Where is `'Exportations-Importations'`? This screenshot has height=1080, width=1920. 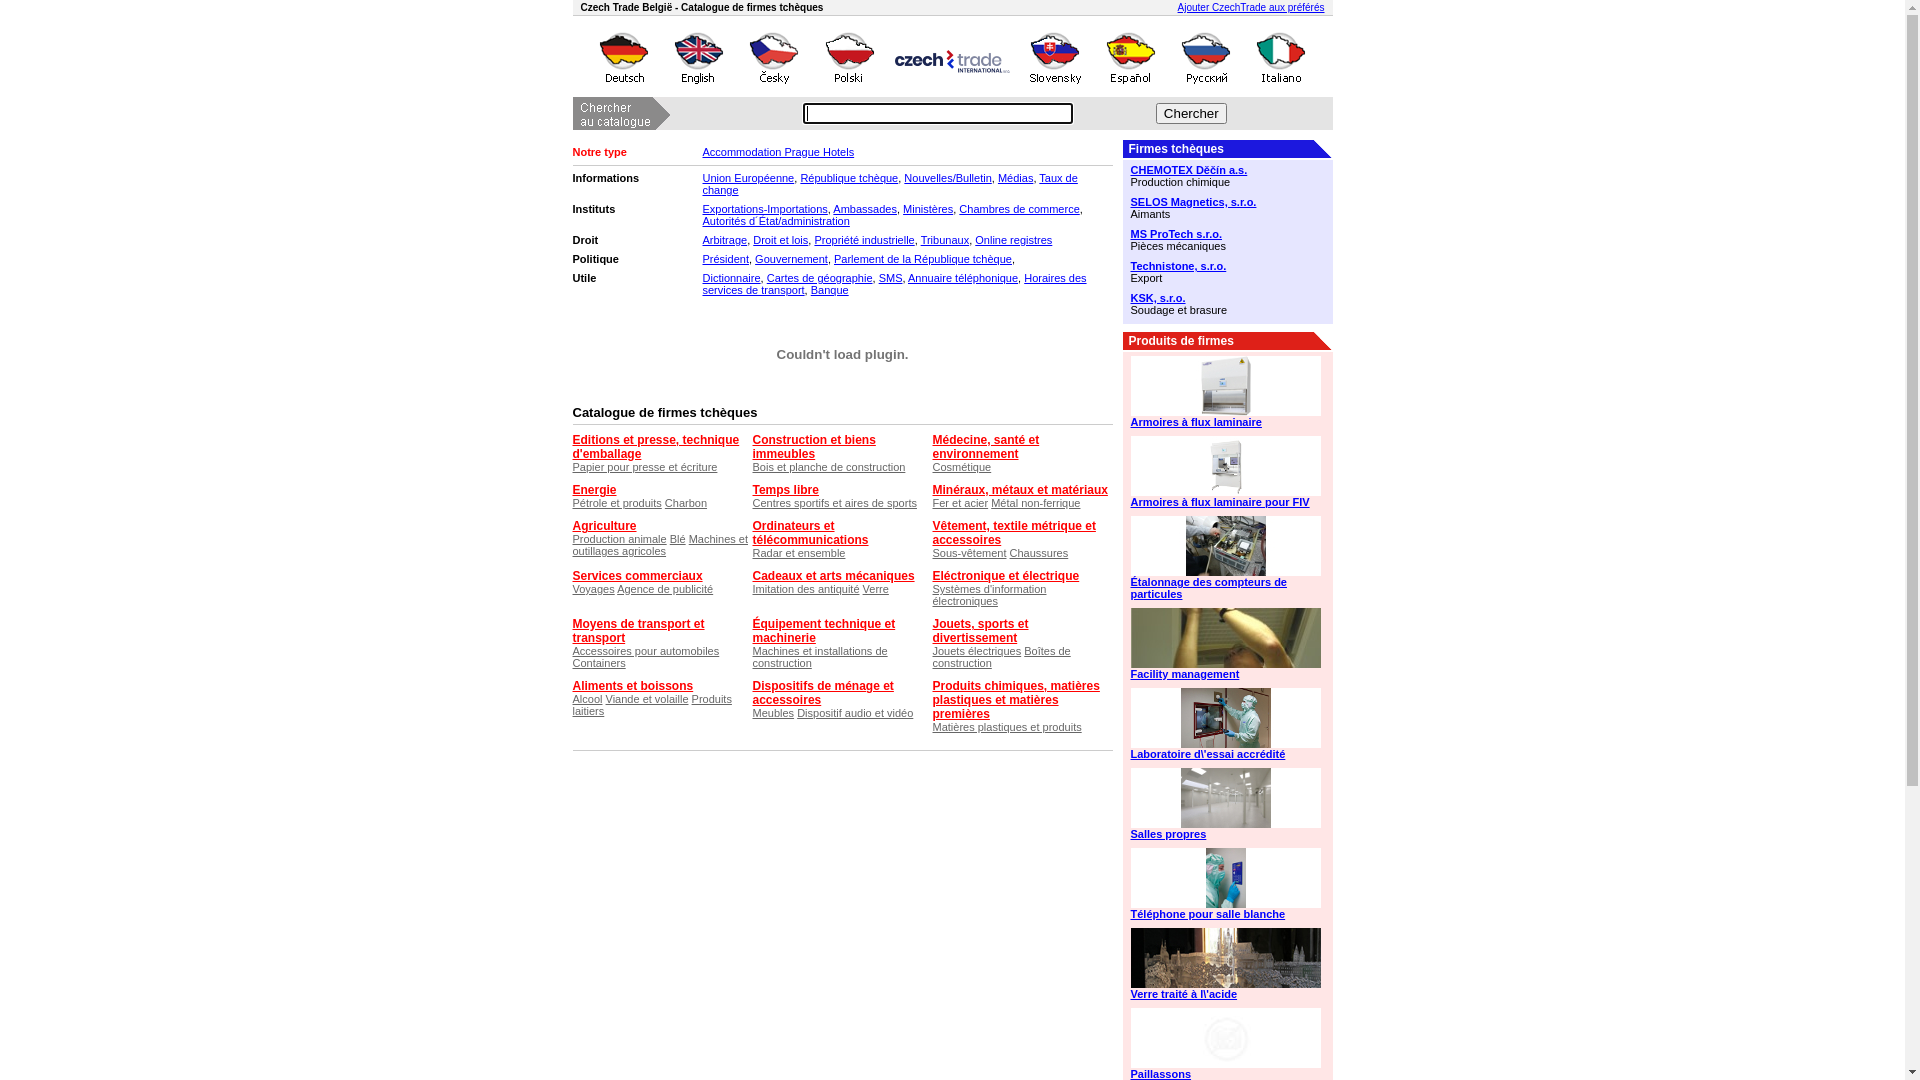
'Exportations-Importations' is located at coordinates (763, 208).